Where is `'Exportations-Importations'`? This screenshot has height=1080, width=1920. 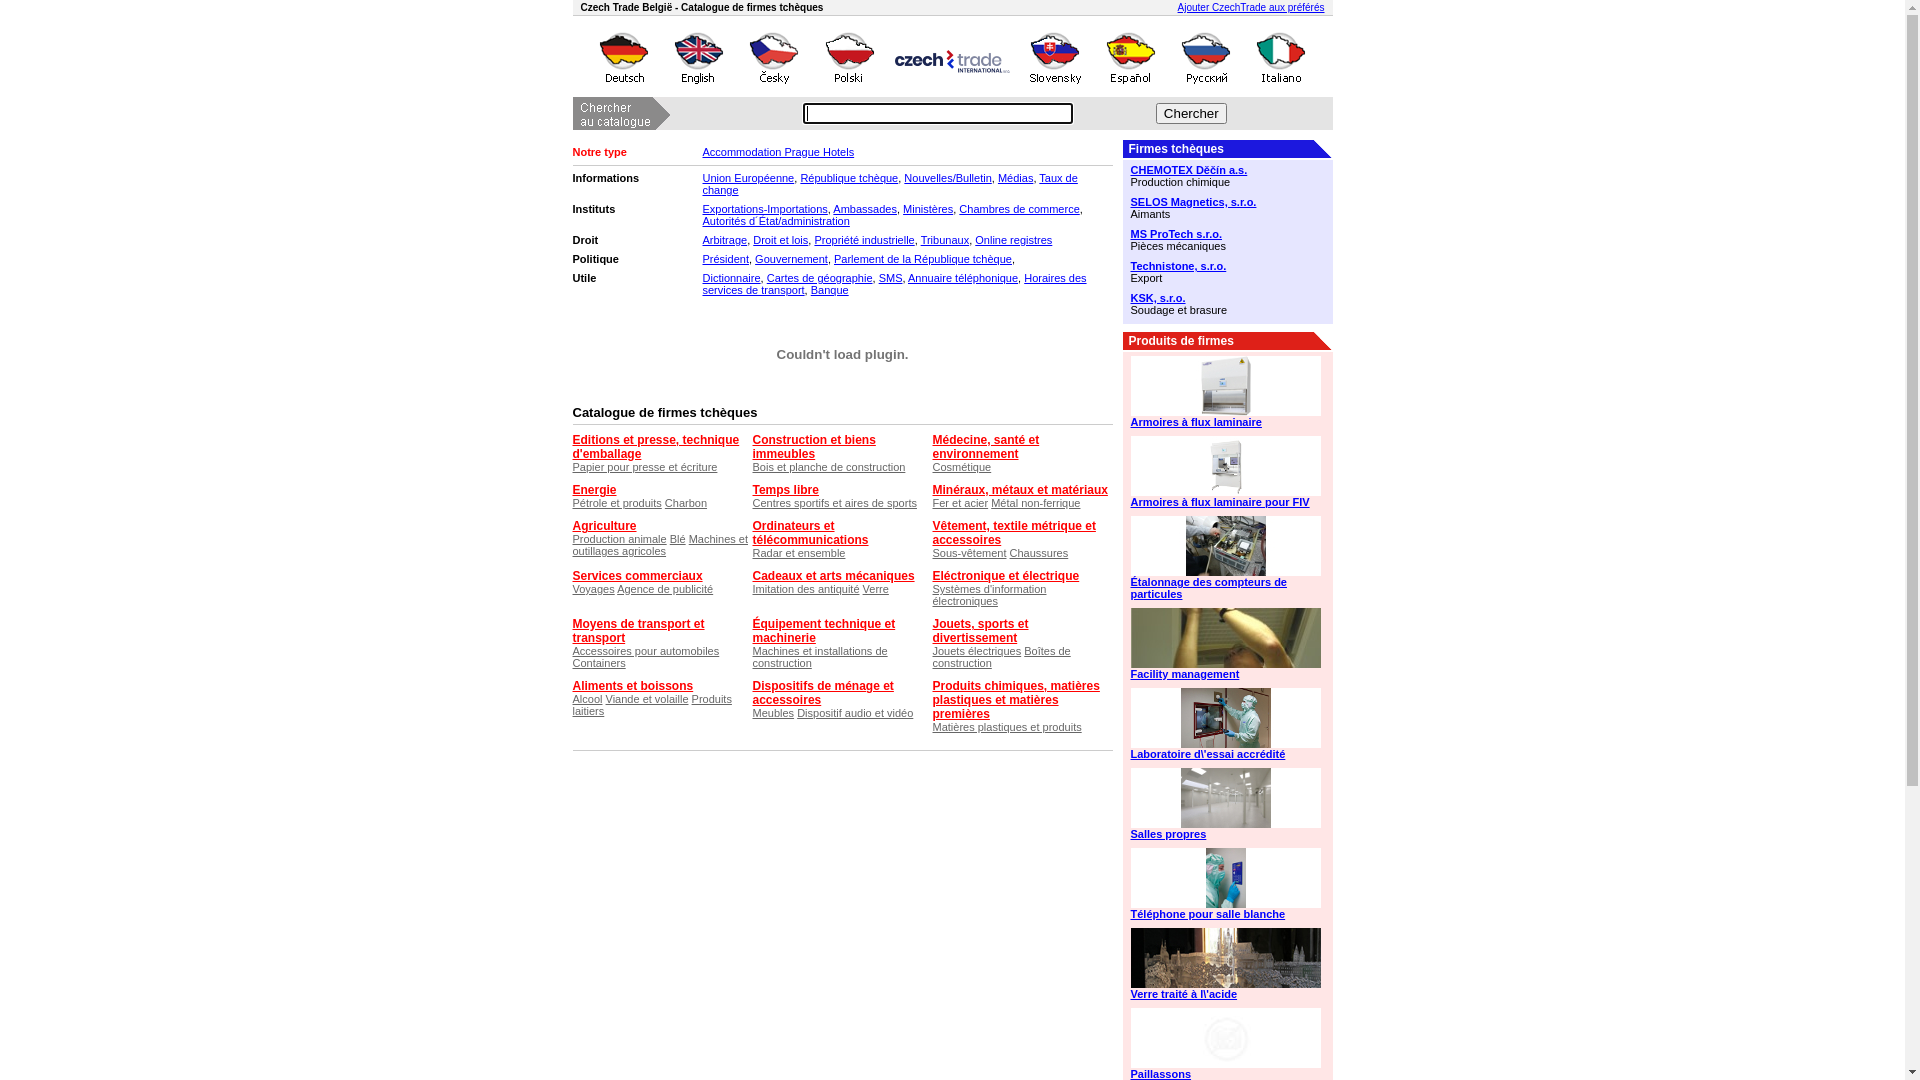
'Exportations-Importations' is located at coordinates (763, 208).